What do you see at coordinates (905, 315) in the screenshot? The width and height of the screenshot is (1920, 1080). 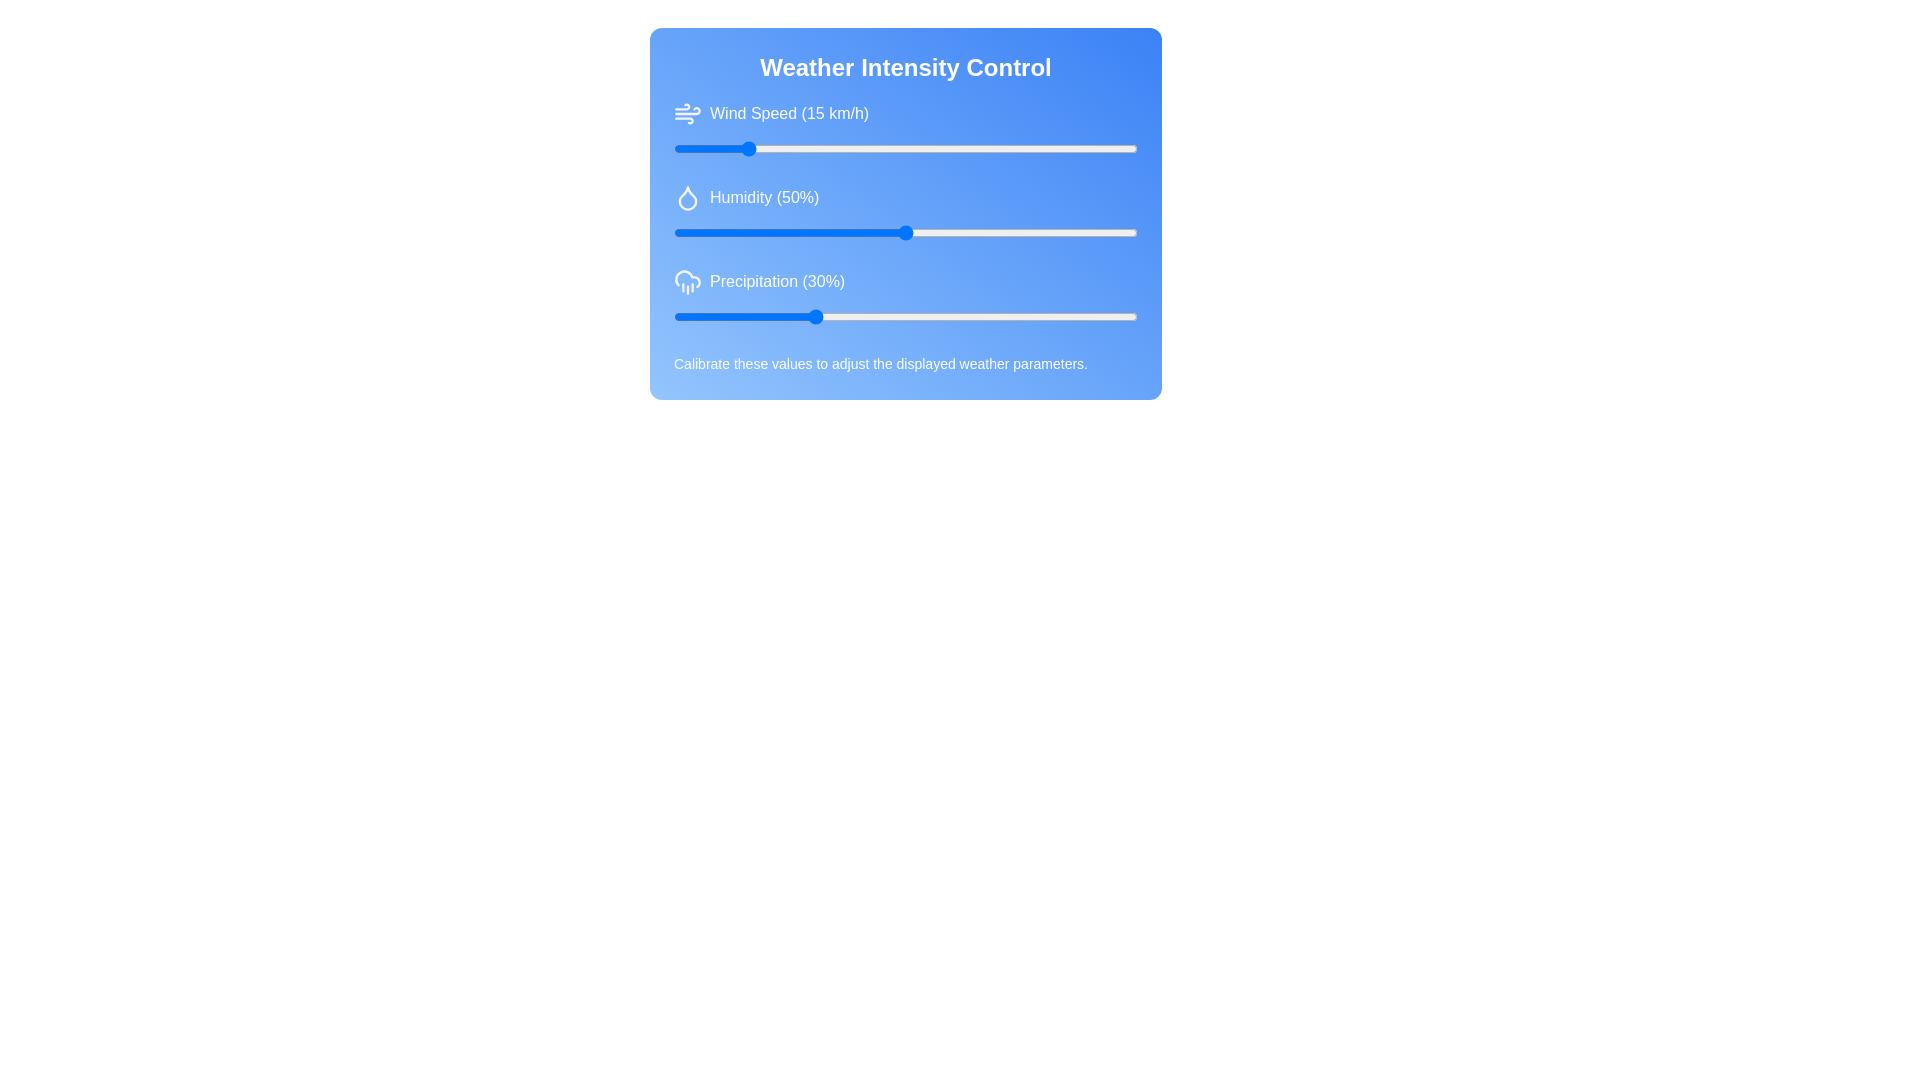 I see `the precipitation intensity slider located under the 'Precipitation (30%)' label to provide interaction feedback` at bounding box center [905, 315].